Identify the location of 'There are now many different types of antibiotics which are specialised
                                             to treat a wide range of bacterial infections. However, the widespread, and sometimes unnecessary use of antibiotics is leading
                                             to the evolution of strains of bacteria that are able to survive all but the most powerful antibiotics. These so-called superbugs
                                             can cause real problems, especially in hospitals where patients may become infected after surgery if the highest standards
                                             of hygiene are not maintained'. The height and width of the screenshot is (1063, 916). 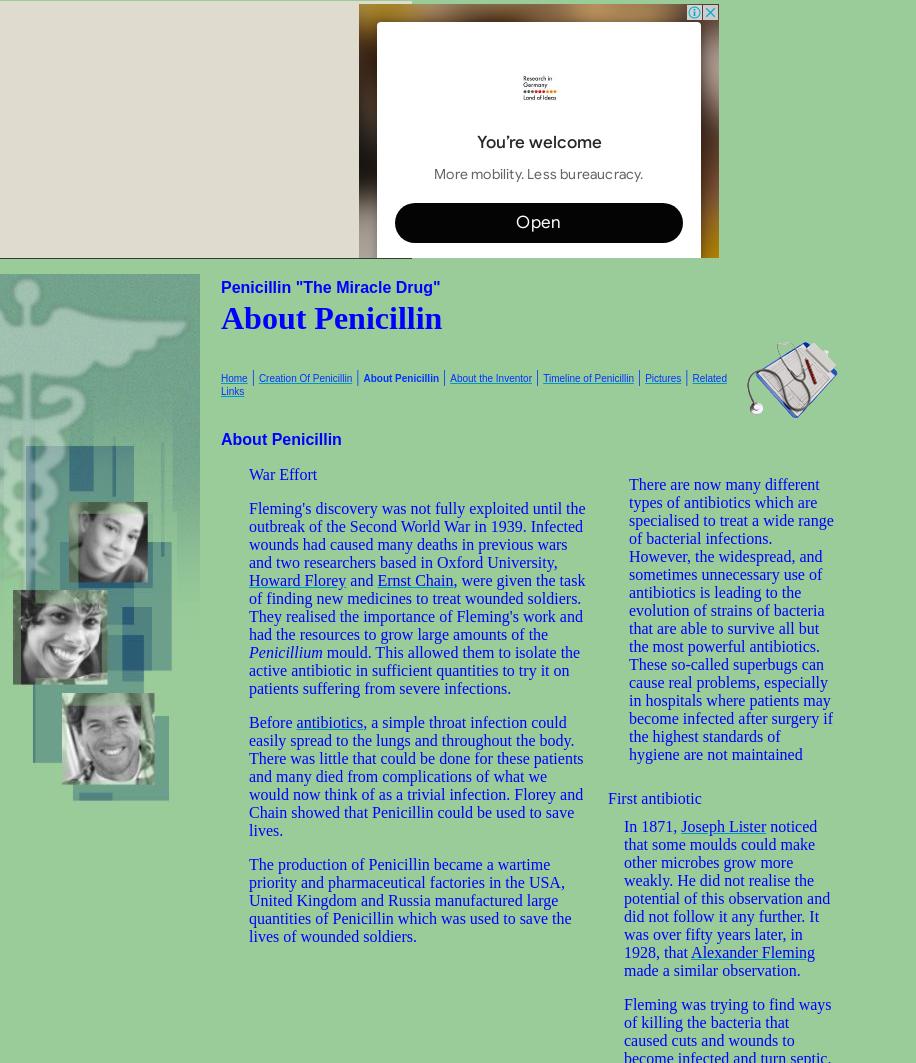
(730, 618).